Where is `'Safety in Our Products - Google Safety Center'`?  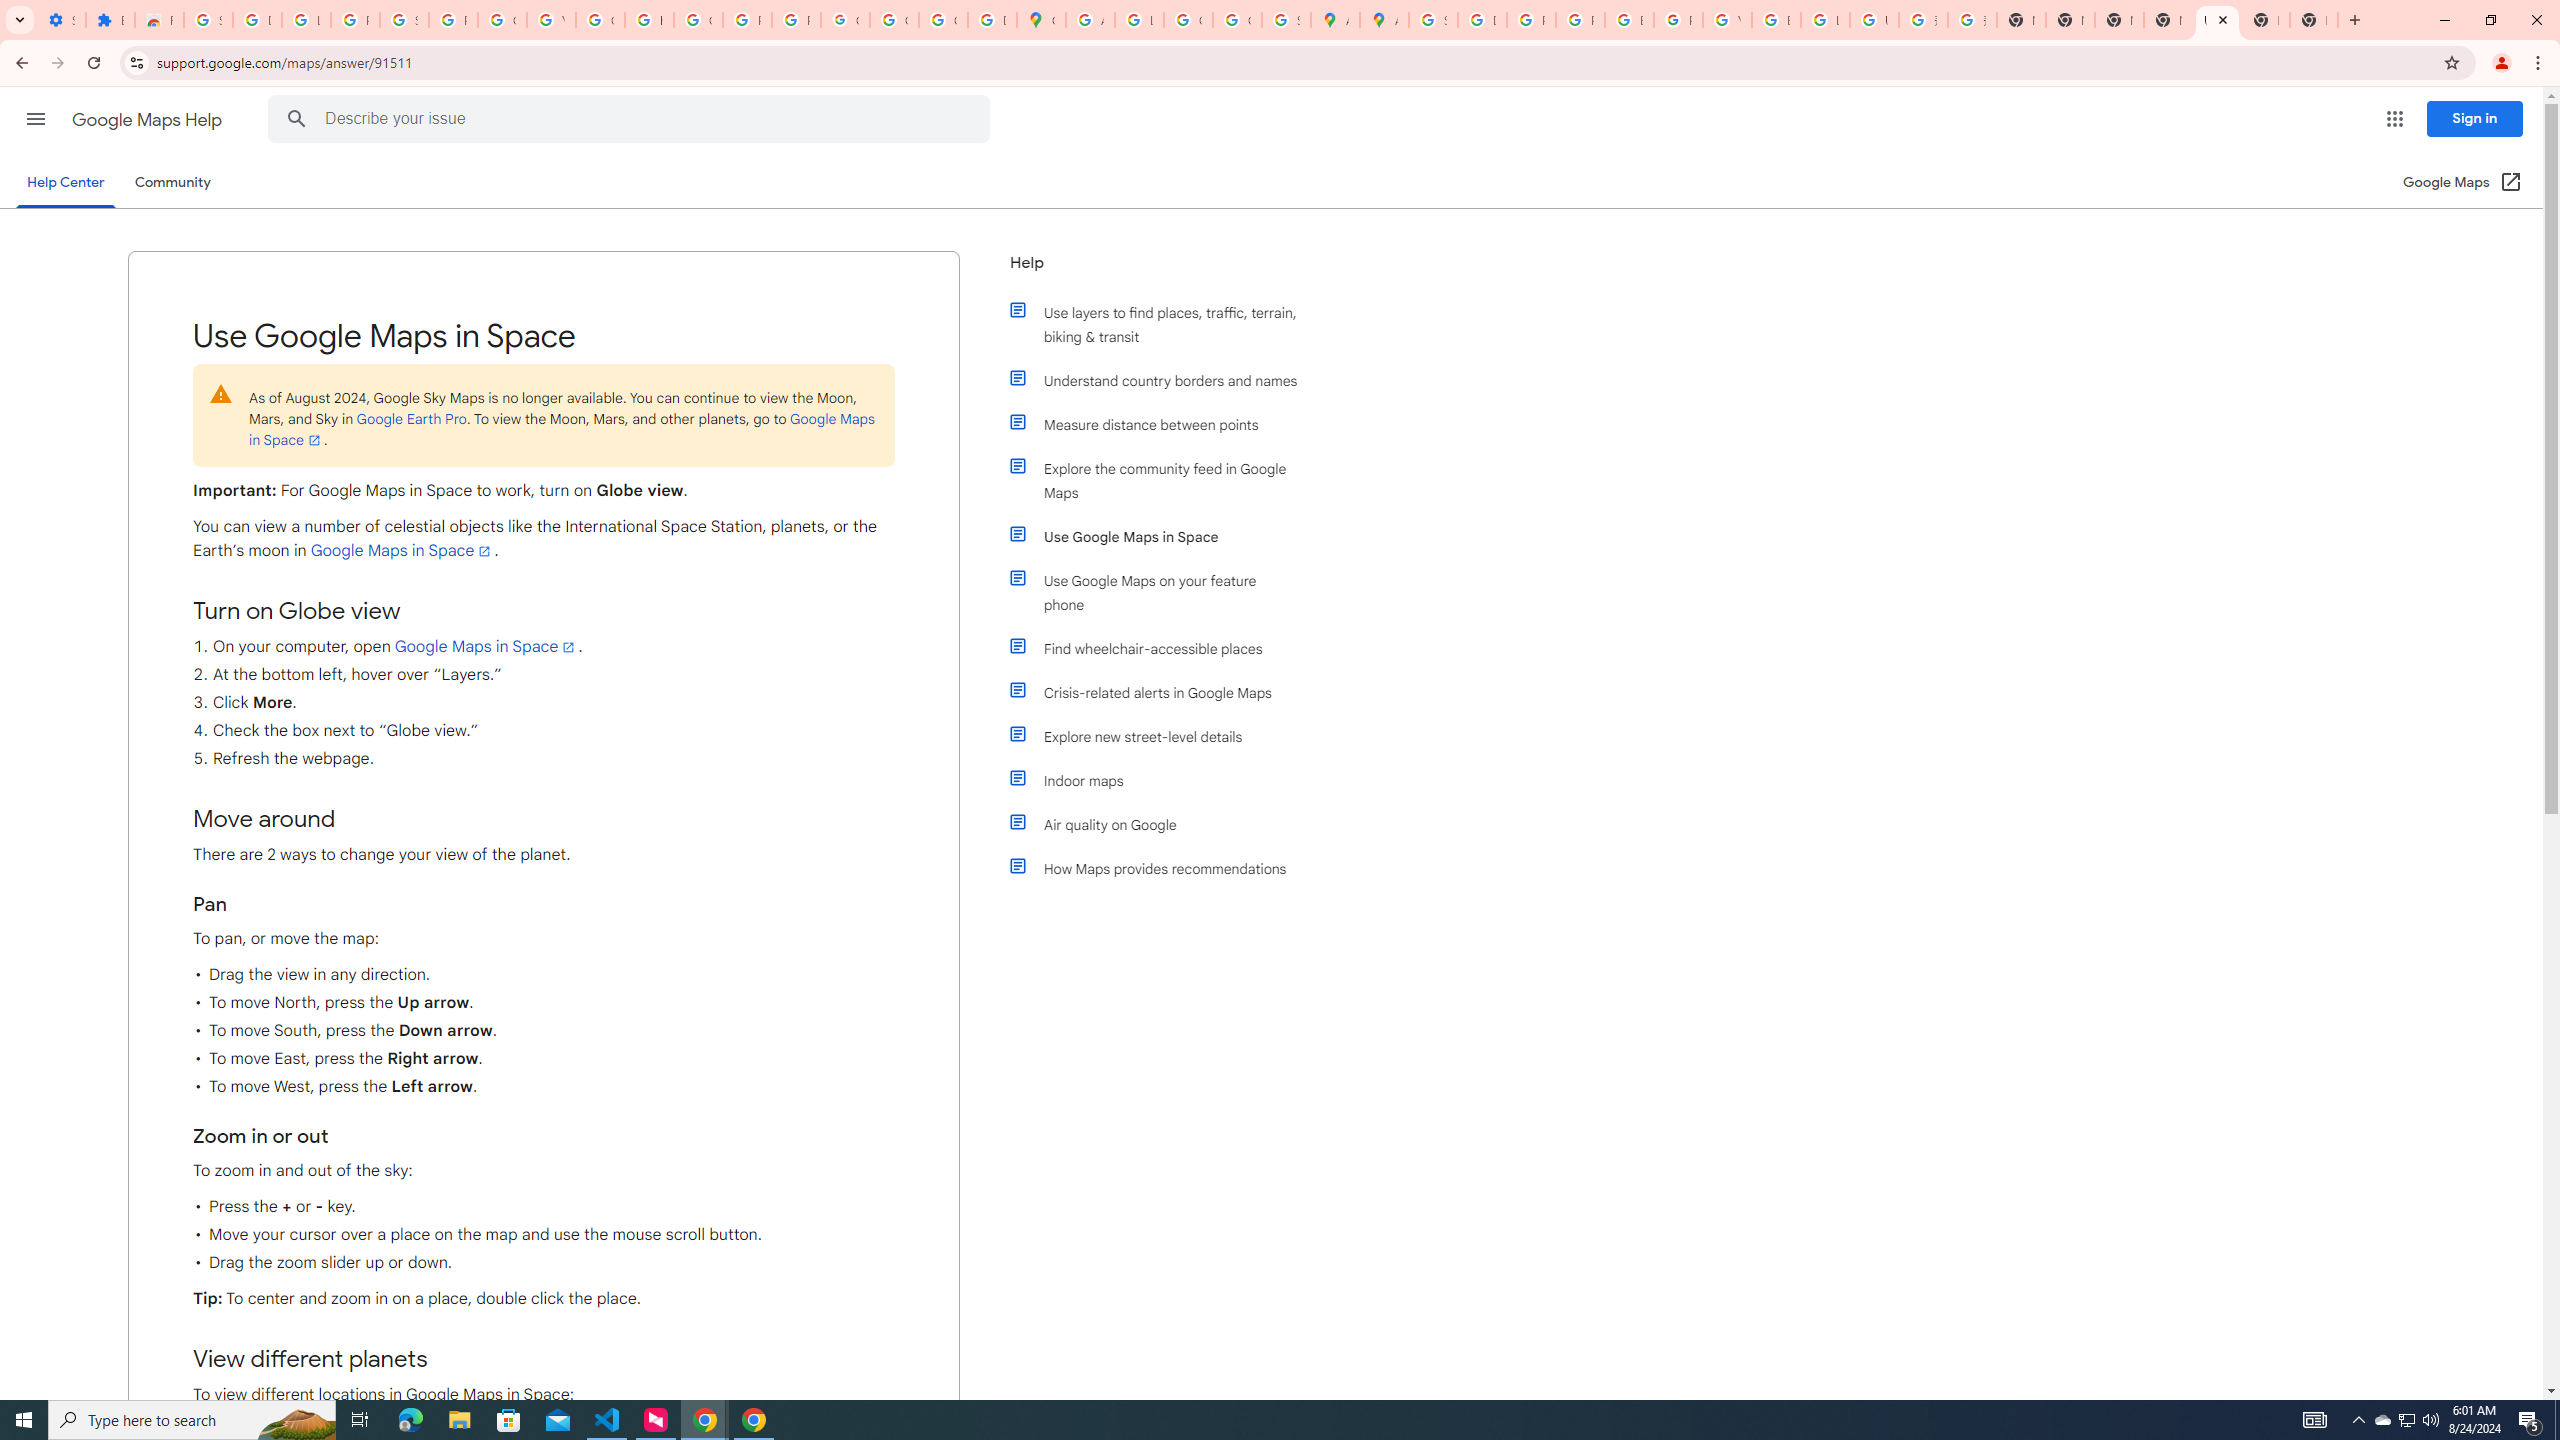 'Safety in Our Products - Google Safety Center' is located at coordinates (1285, 19).